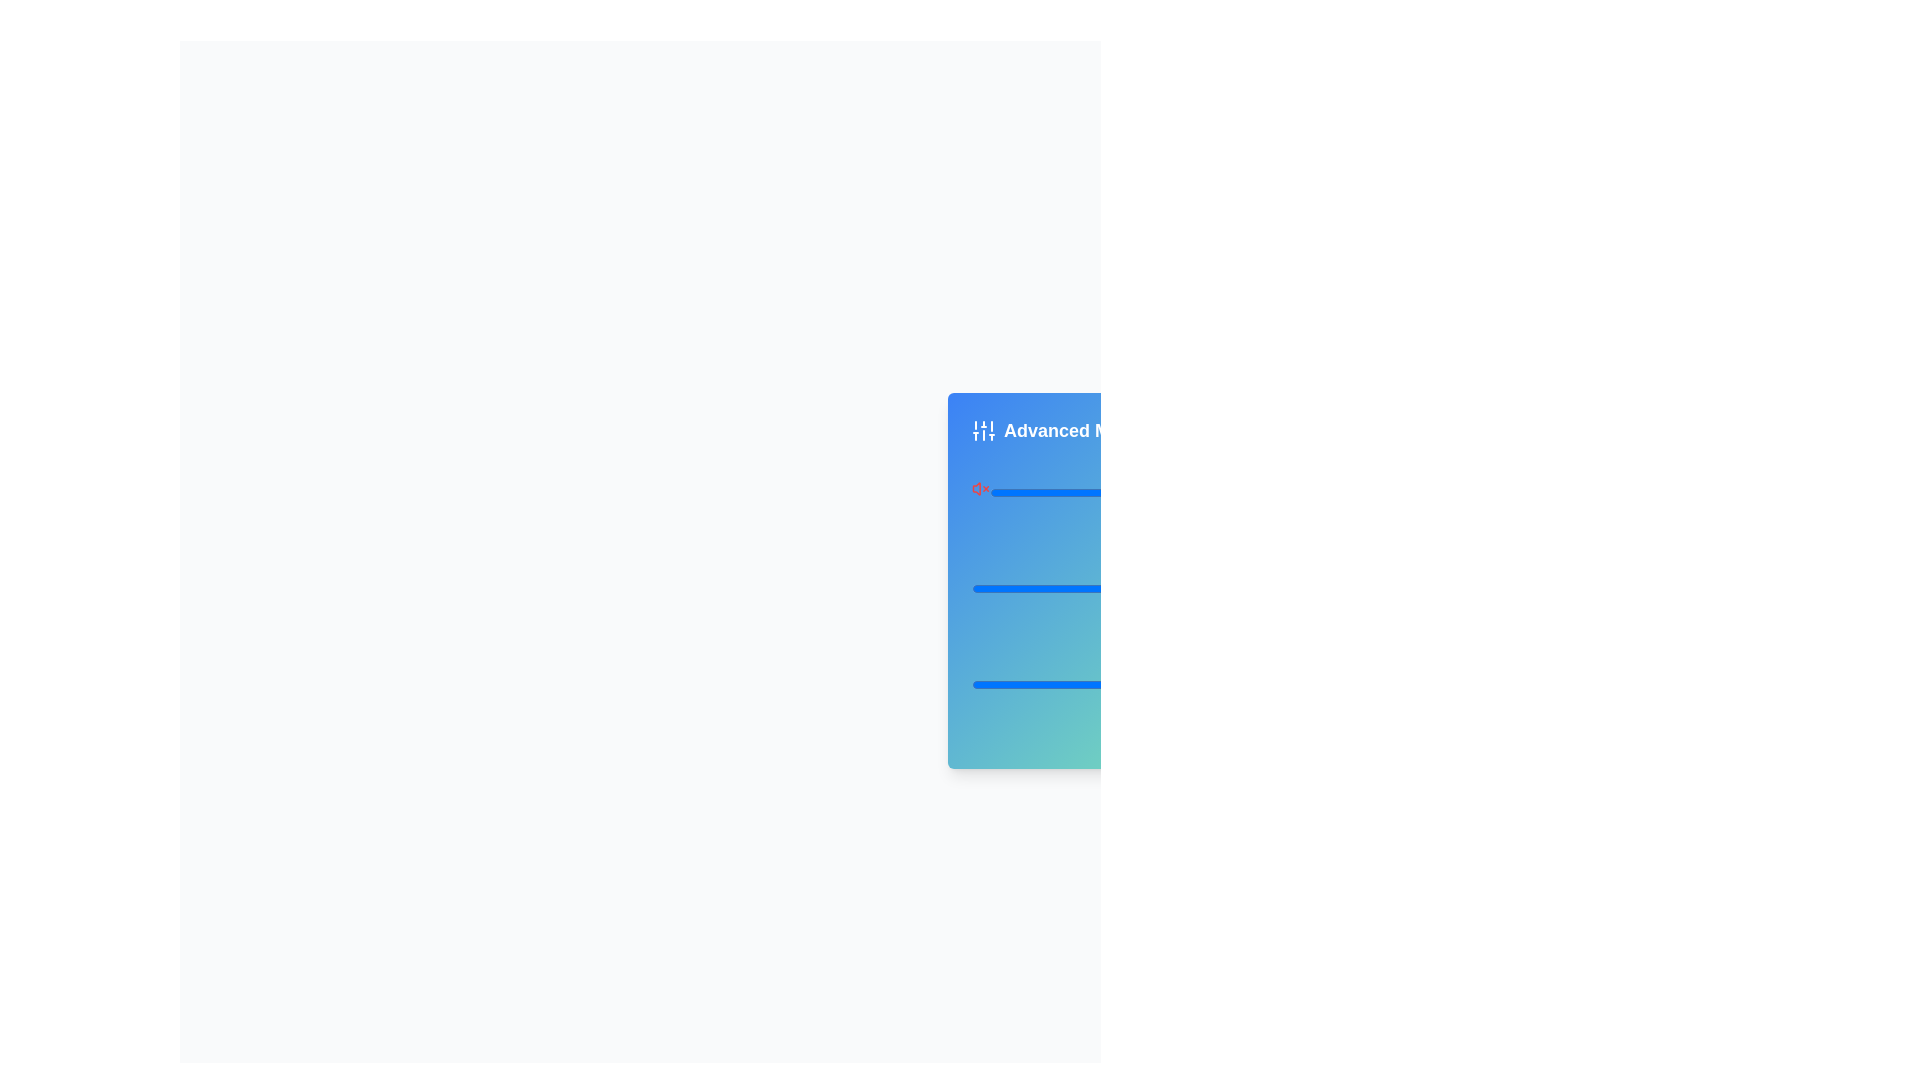 This screenshot has width=1920, height=1080. Describe the element at coordinates (1041, 588) in the screenshot. I see `the balance value` at that location.